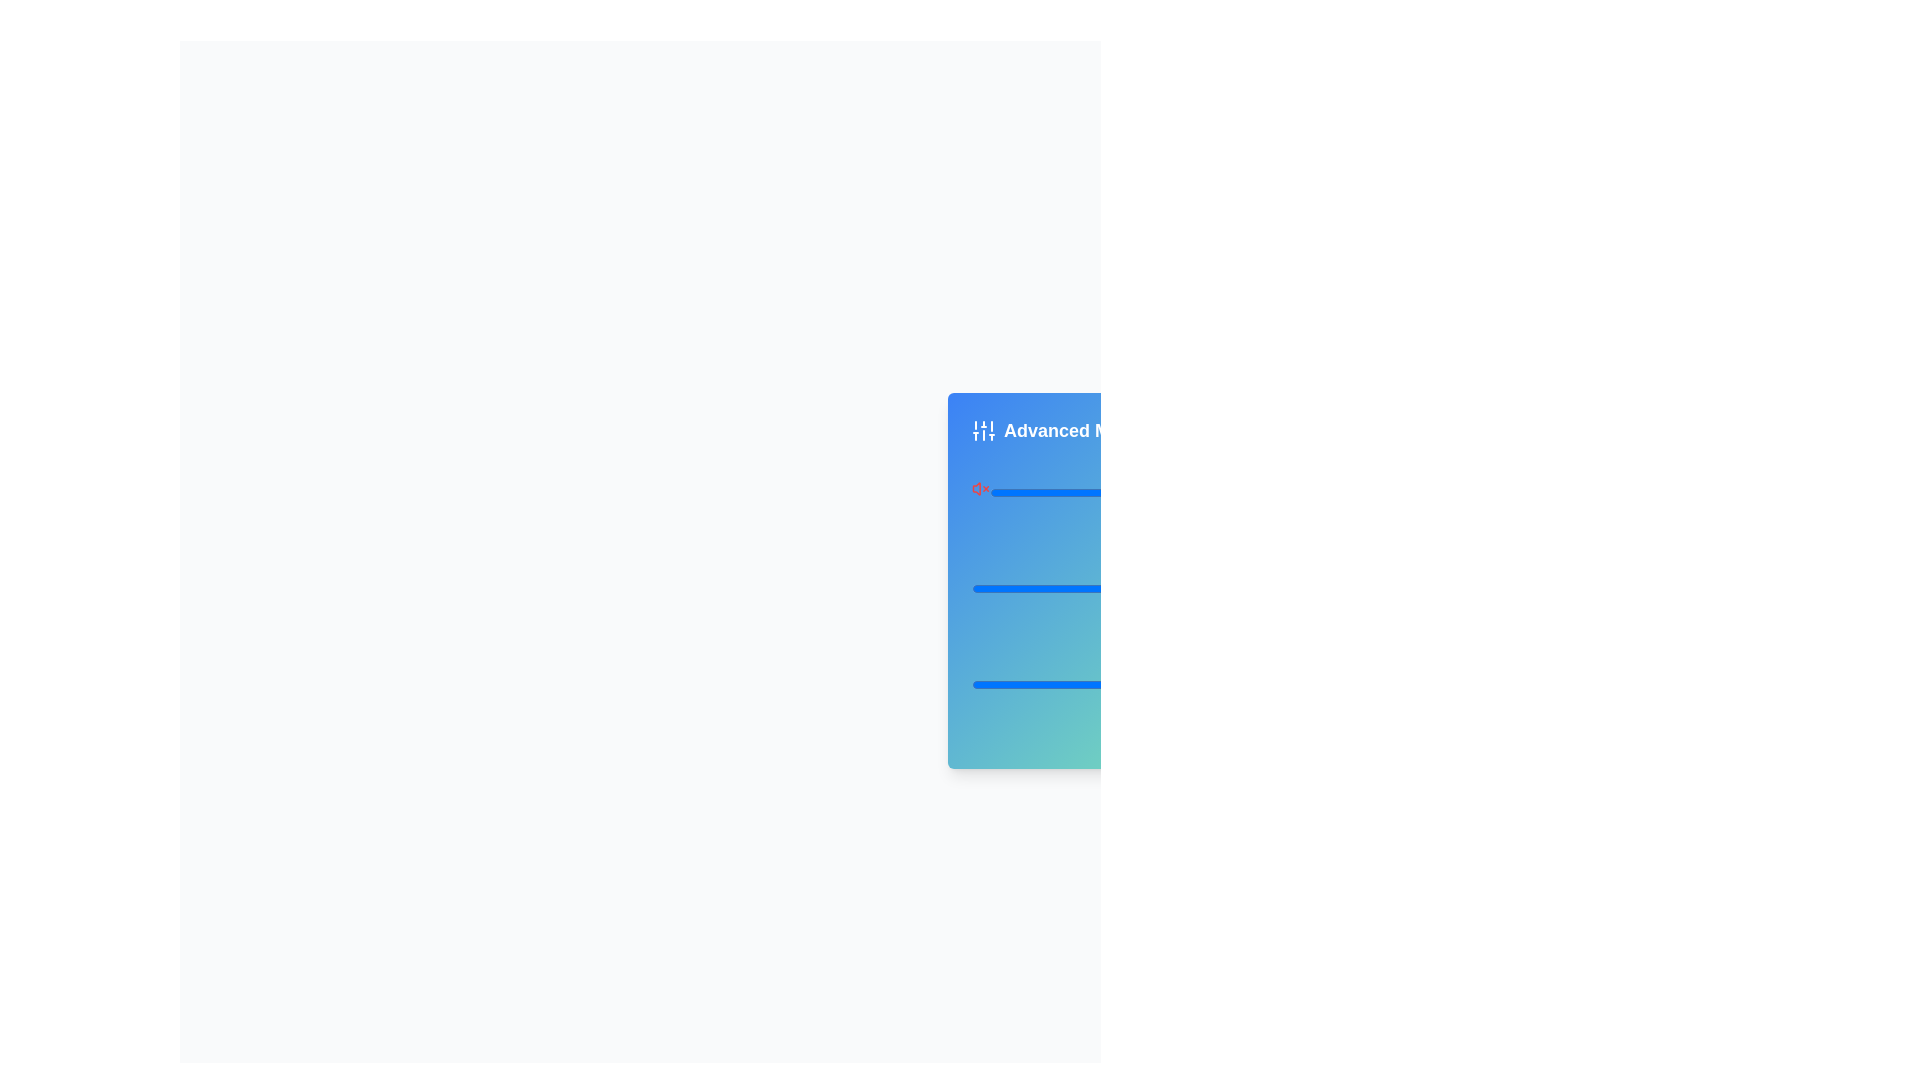 This screenshot has width=1920, height=1080. Describe the element at coordinates (1041, 588) in the screenshot. I see `the balance value` at that location.